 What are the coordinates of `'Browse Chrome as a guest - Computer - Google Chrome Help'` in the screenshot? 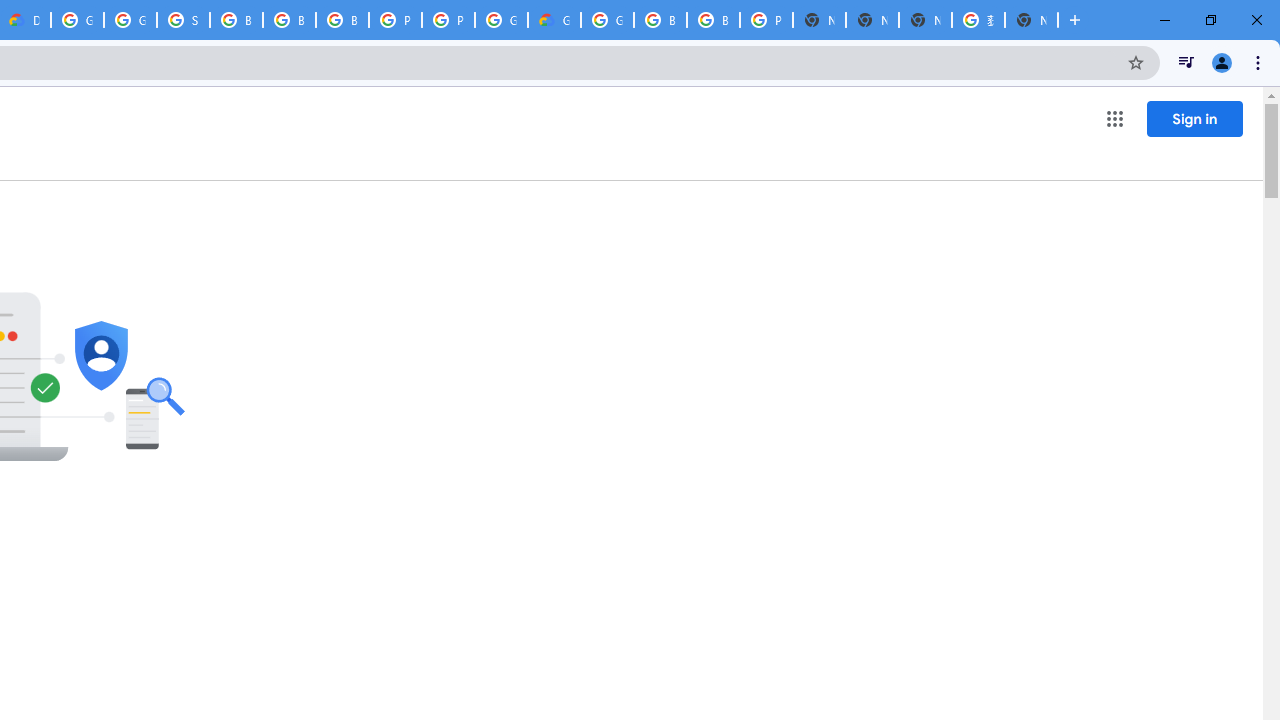 It's located at (288, 20).